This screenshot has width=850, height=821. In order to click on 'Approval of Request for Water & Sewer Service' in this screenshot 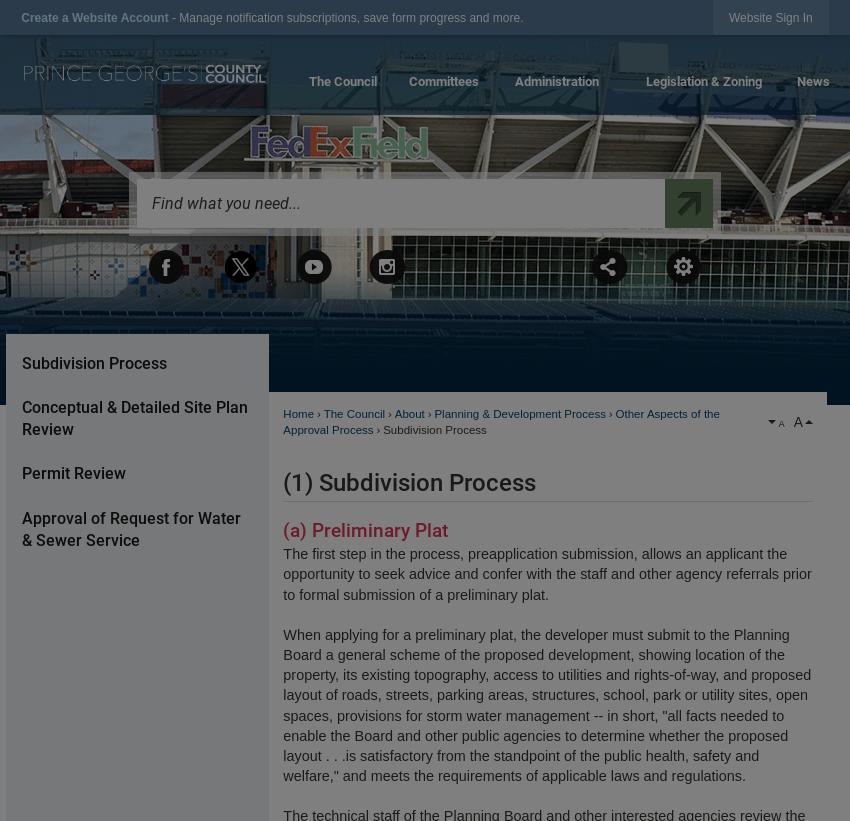, I will do `click(130, 528)`.